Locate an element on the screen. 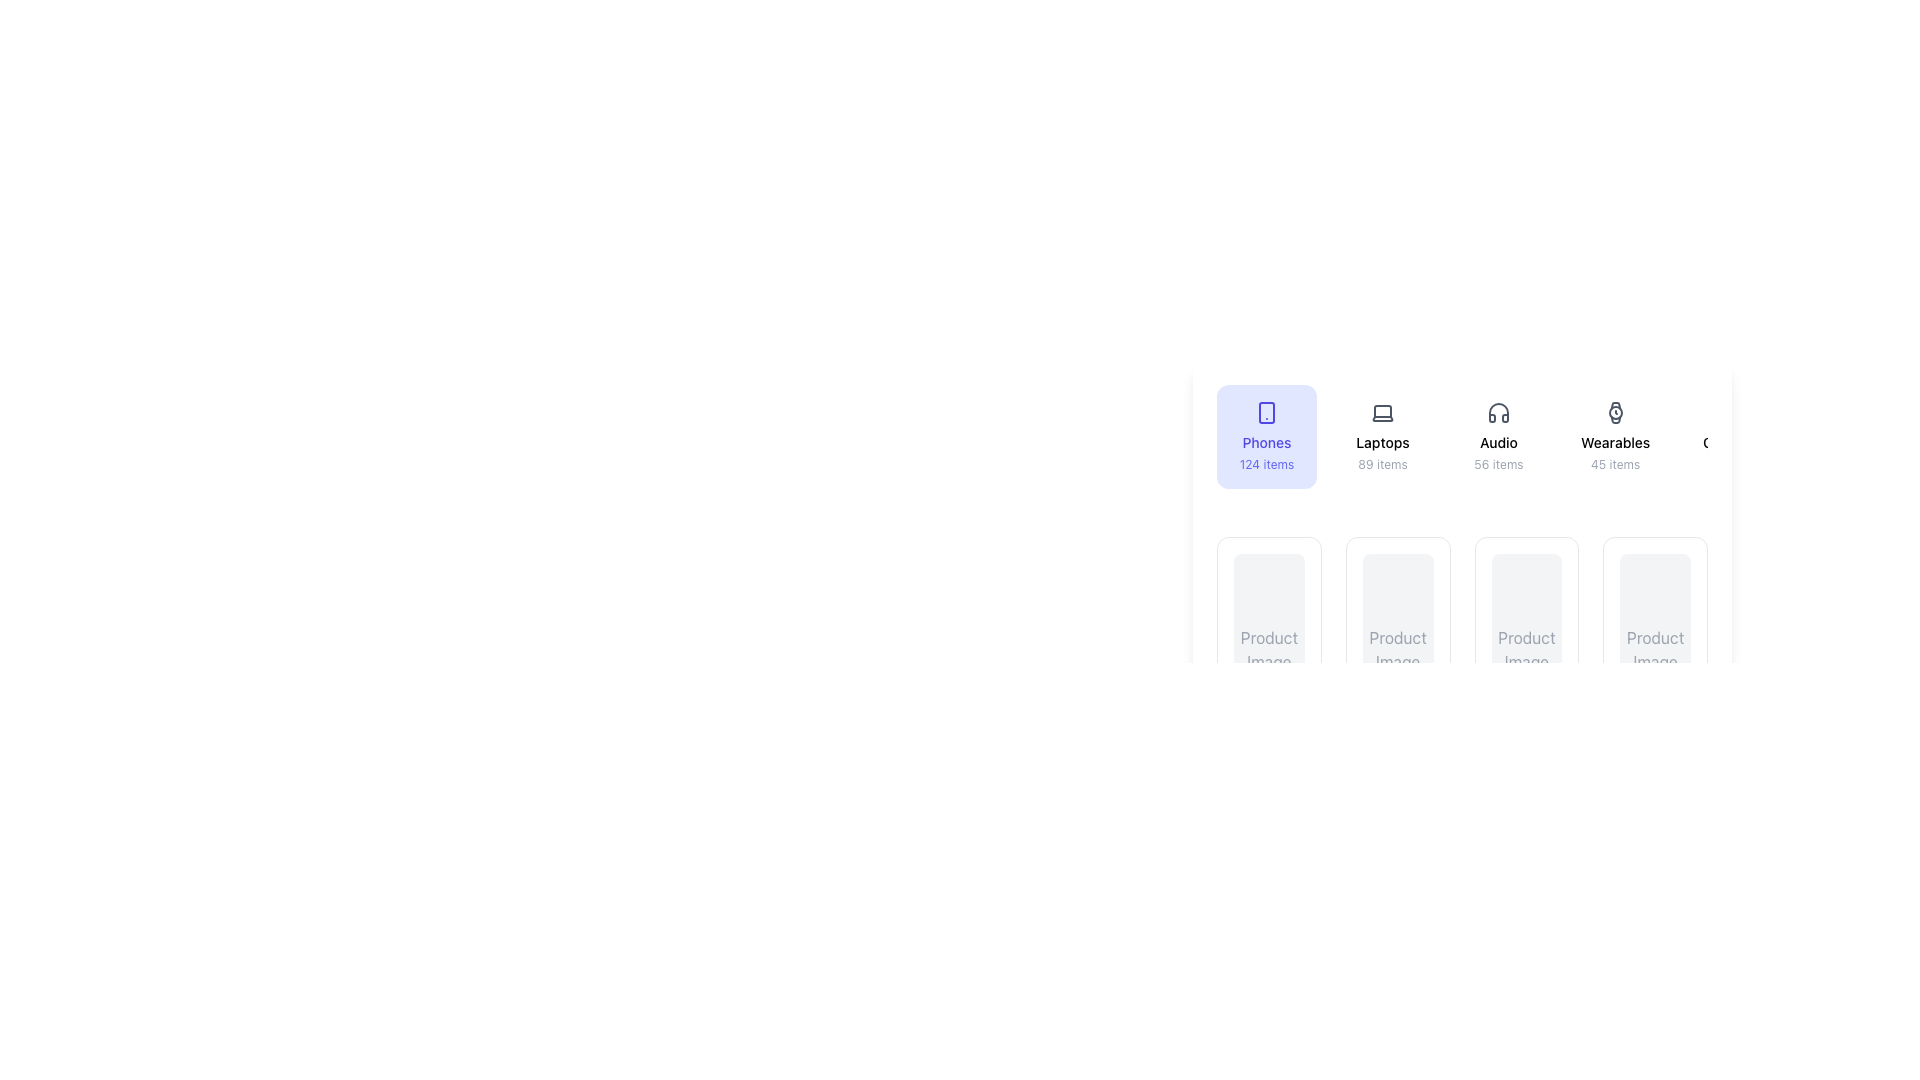 The width and height of the screenshot is (1920, 1080). the 'Laptops' text label, which is styled as a secondary label beneath a laptop icon and above another label displaying '89 items'. It is located in the second category from the left in the top row of categories is located at coordinates (1381, 442).